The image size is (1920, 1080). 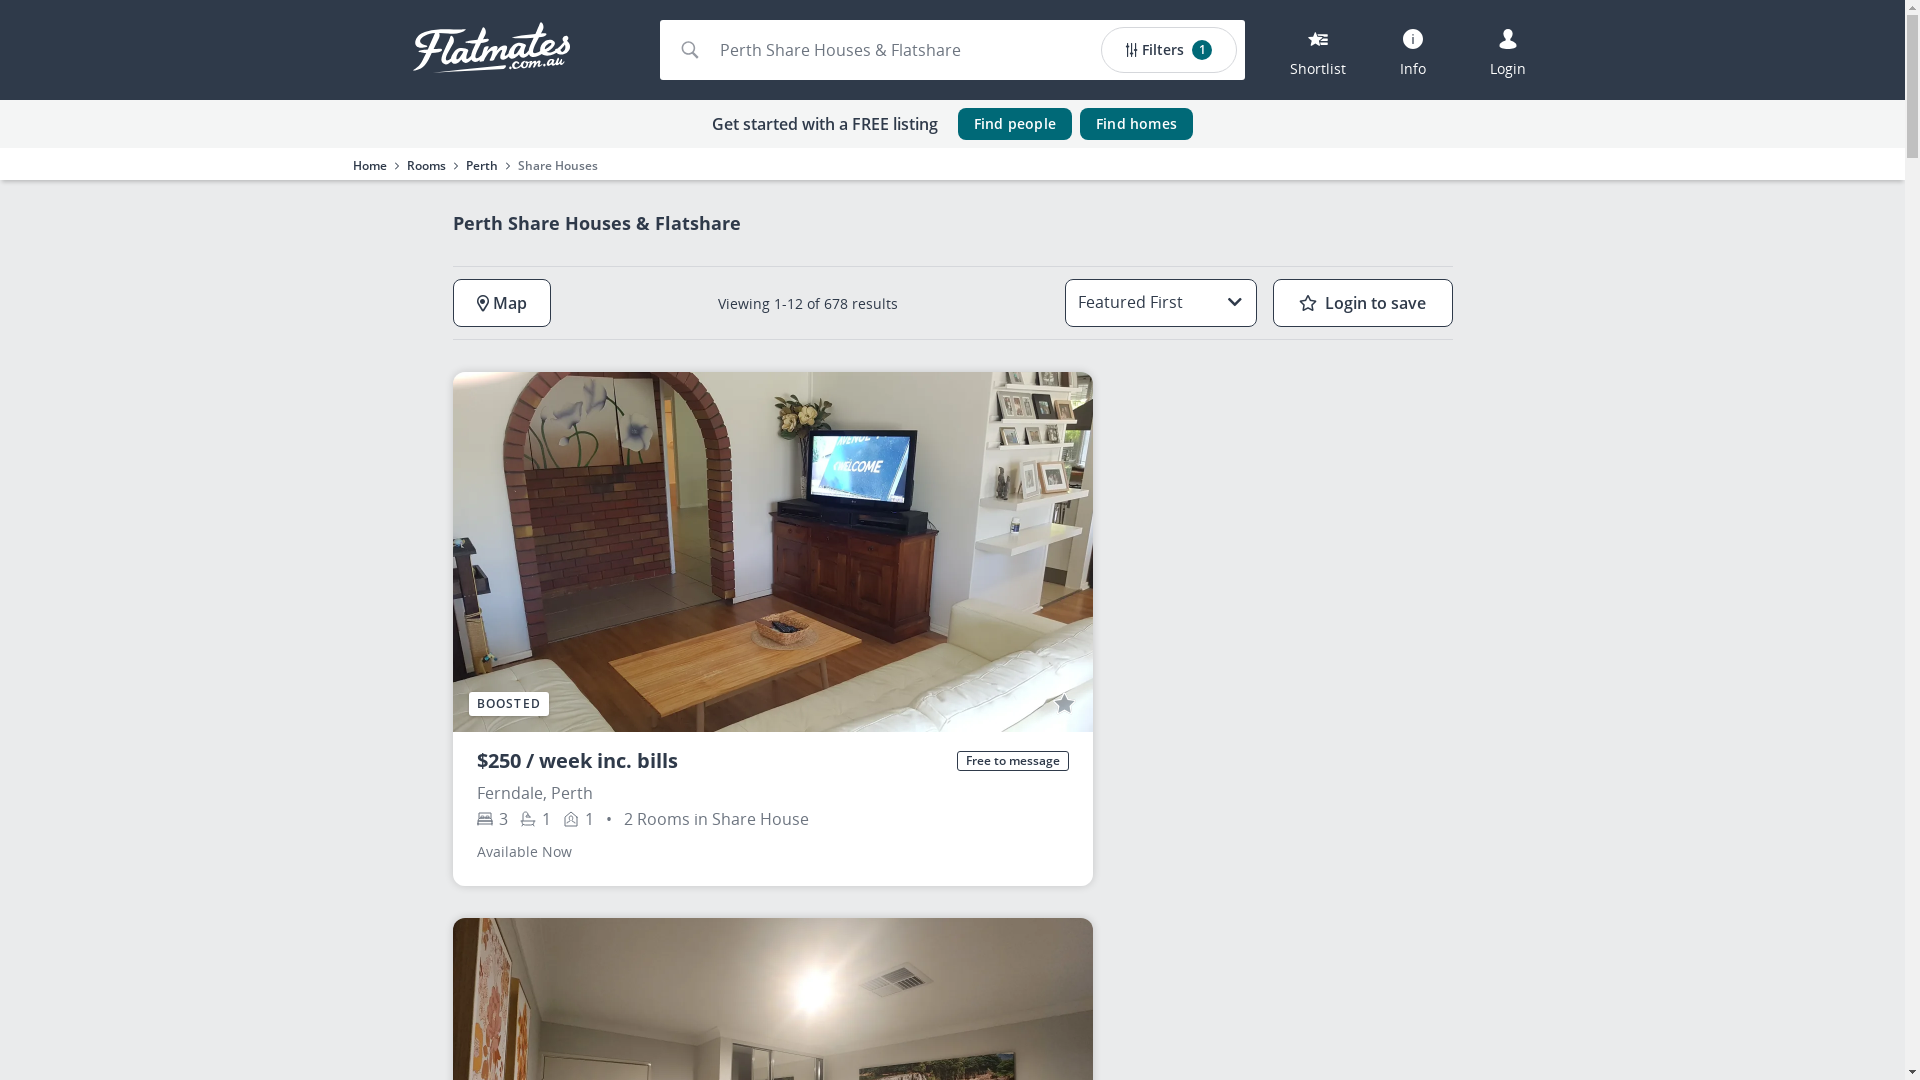 What do you see at coordinates (424, 164) in the screenshot?
I see `'Rooms'` at bounding box center [424, 164].